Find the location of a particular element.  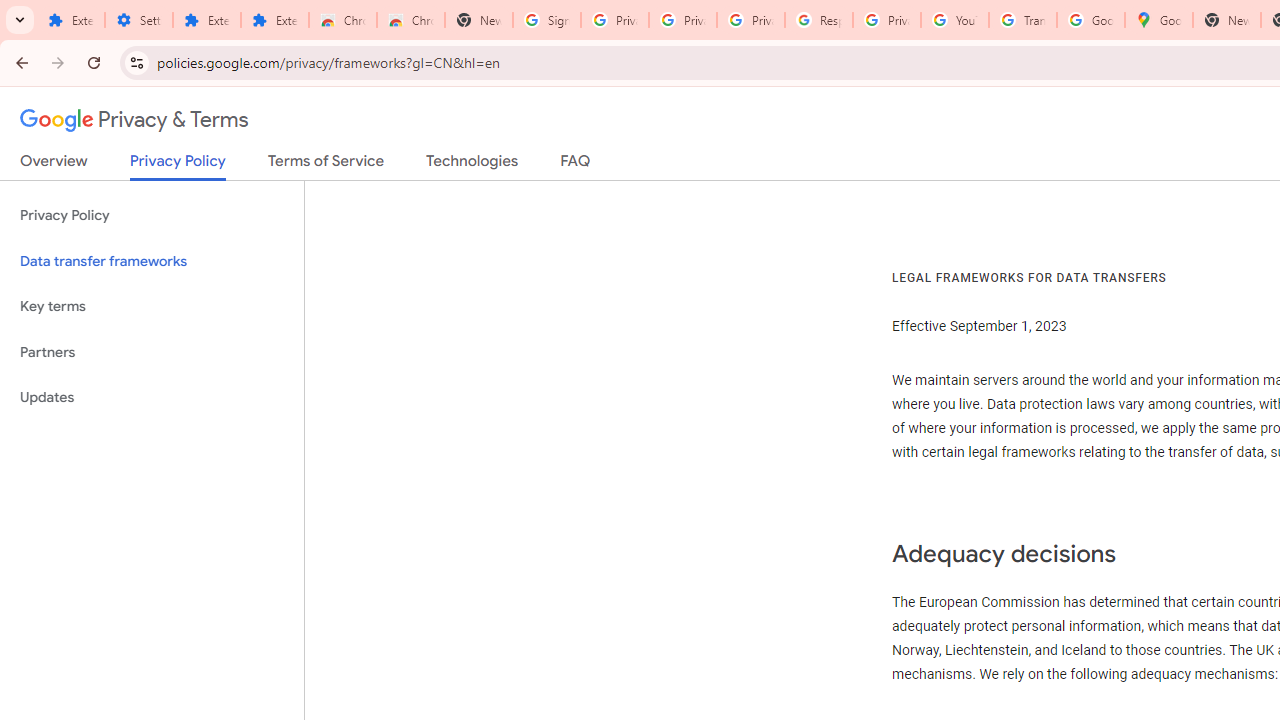

'Sign in - Google Accounts' is located at coordinates (547, 20).